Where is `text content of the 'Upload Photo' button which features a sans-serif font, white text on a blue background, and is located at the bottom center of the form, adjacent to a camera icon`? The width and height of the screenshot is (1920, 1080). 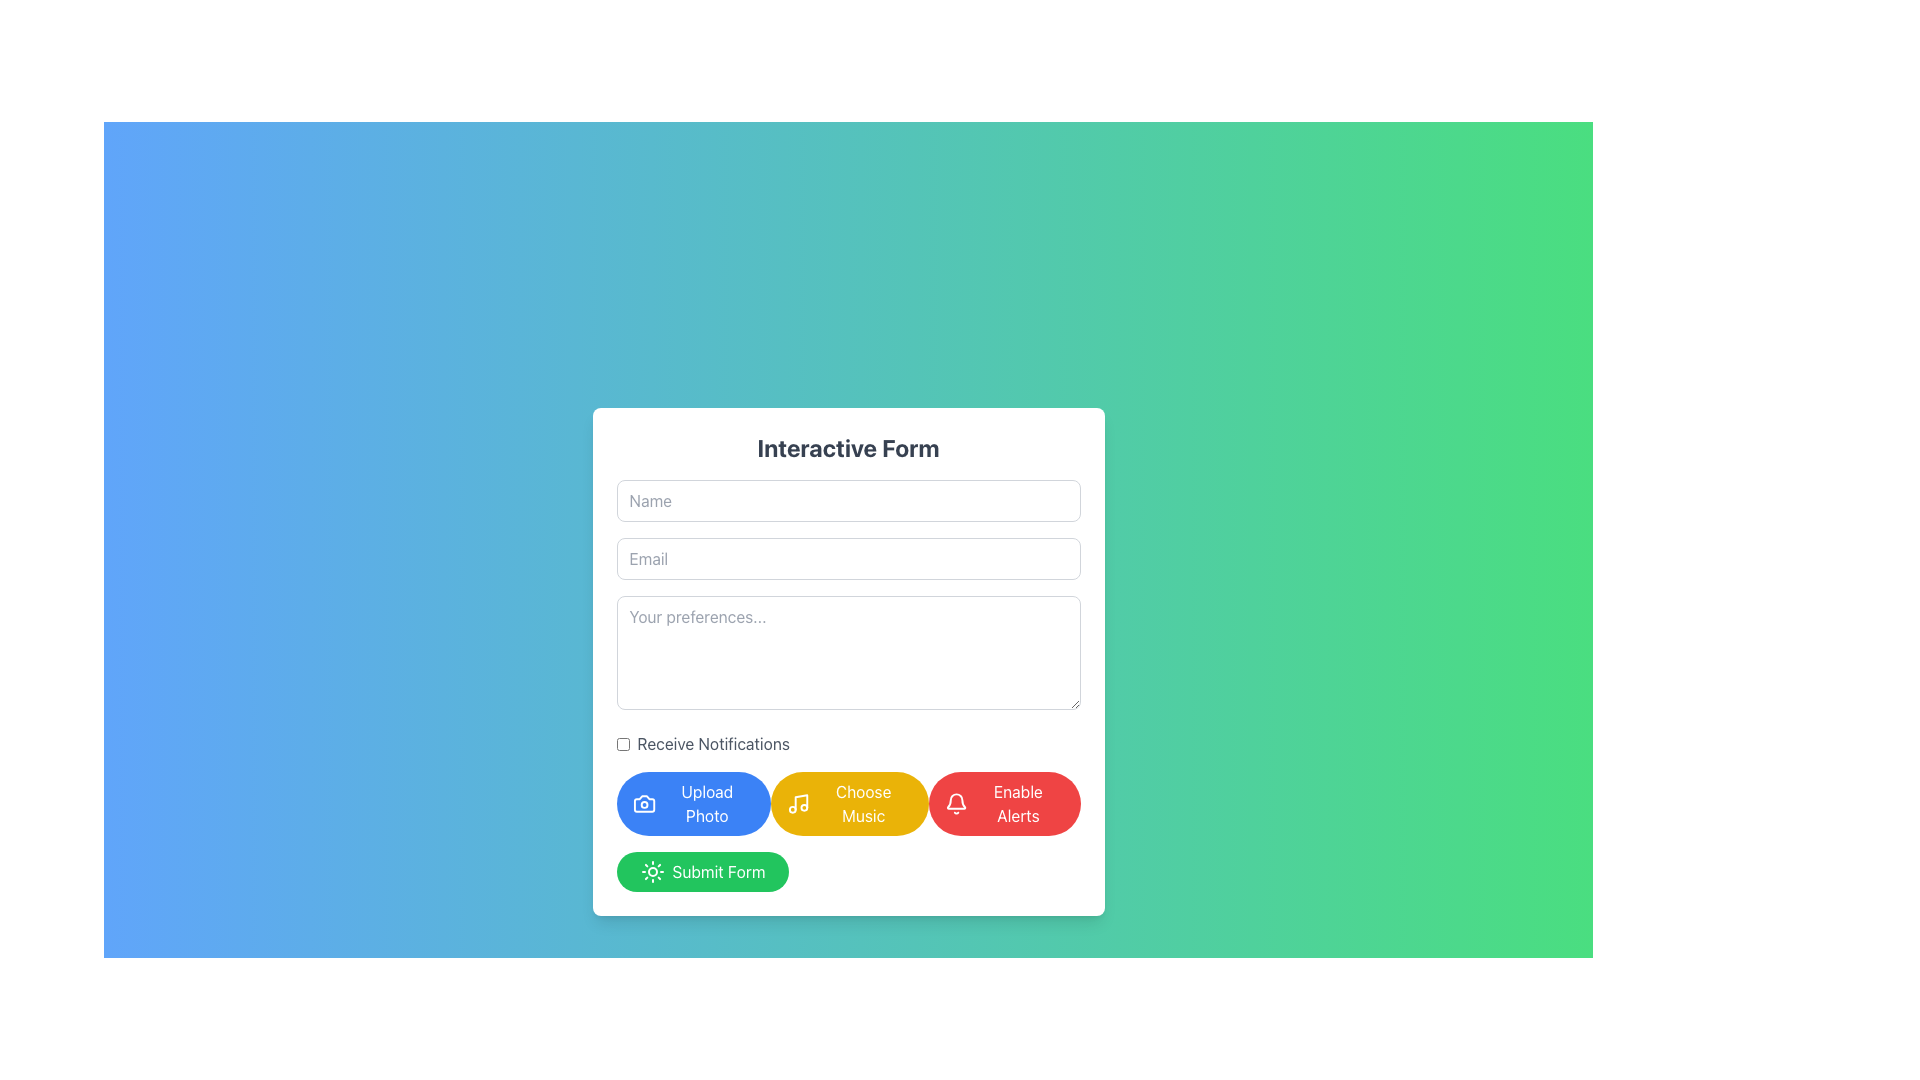
text content of the 'Upload Photo' button which features a sans-serif font, white text on a blue background, and is located at the bottom center of the form, adjacent to a camera icon is located at coordinates (707, 802).